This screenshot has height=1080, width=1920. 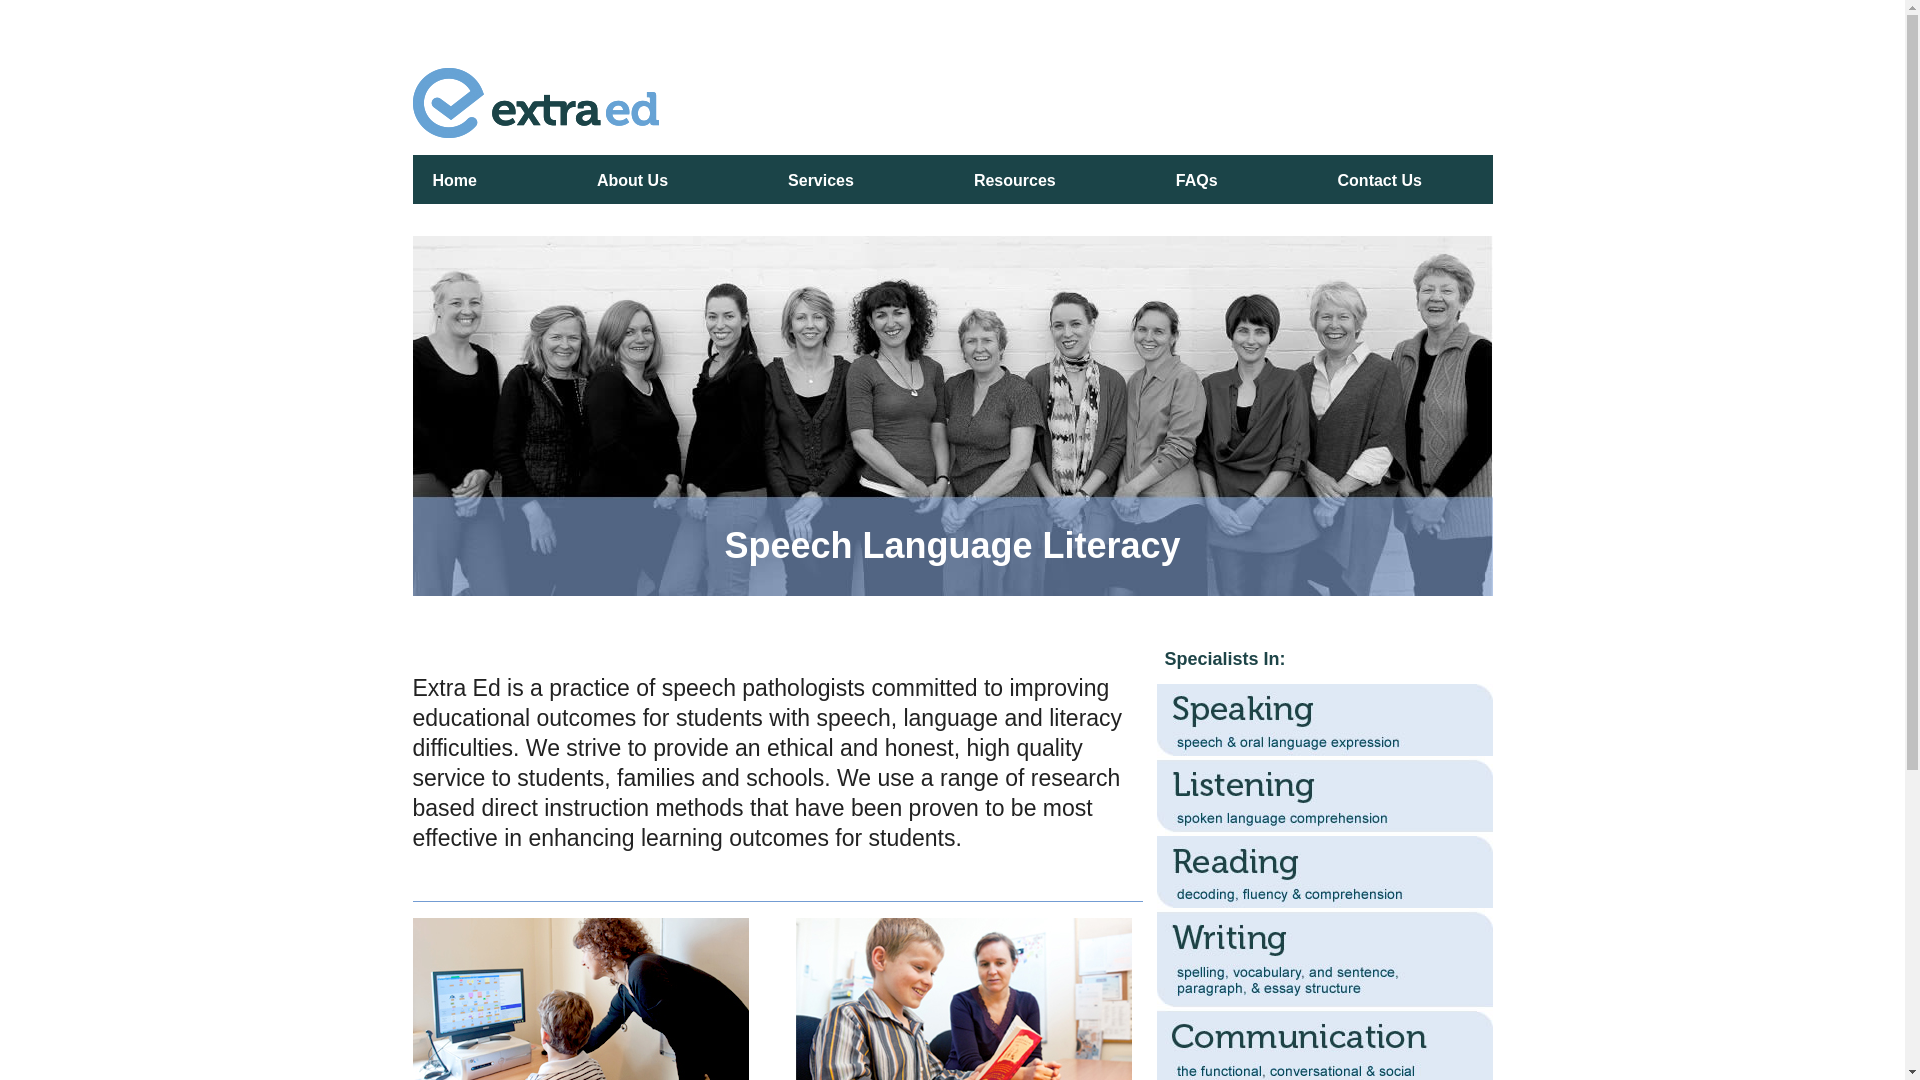 I want to click on 'About Us', so click(x=631, y=178).